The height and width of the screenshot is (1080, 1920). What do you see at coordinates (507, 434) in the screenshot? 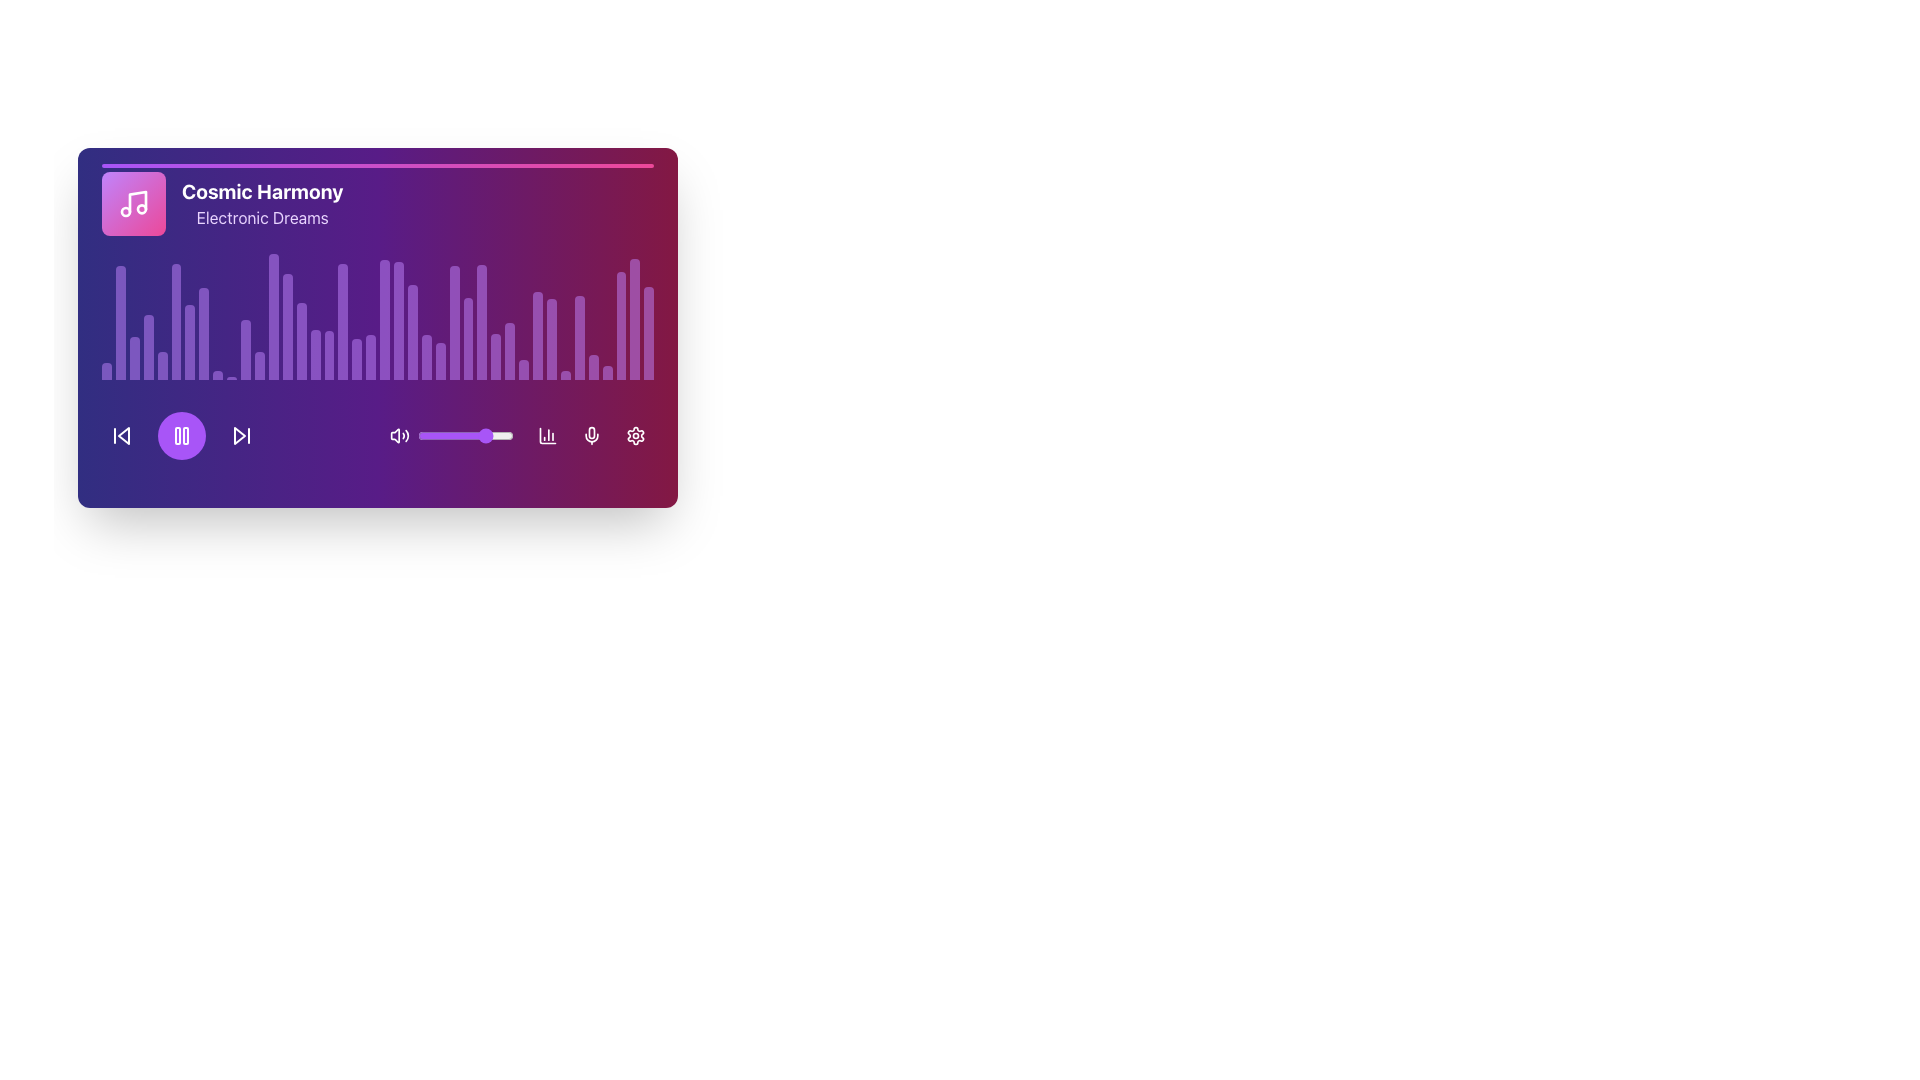
I see `the value of the slider` at bounding box center [507, 434].